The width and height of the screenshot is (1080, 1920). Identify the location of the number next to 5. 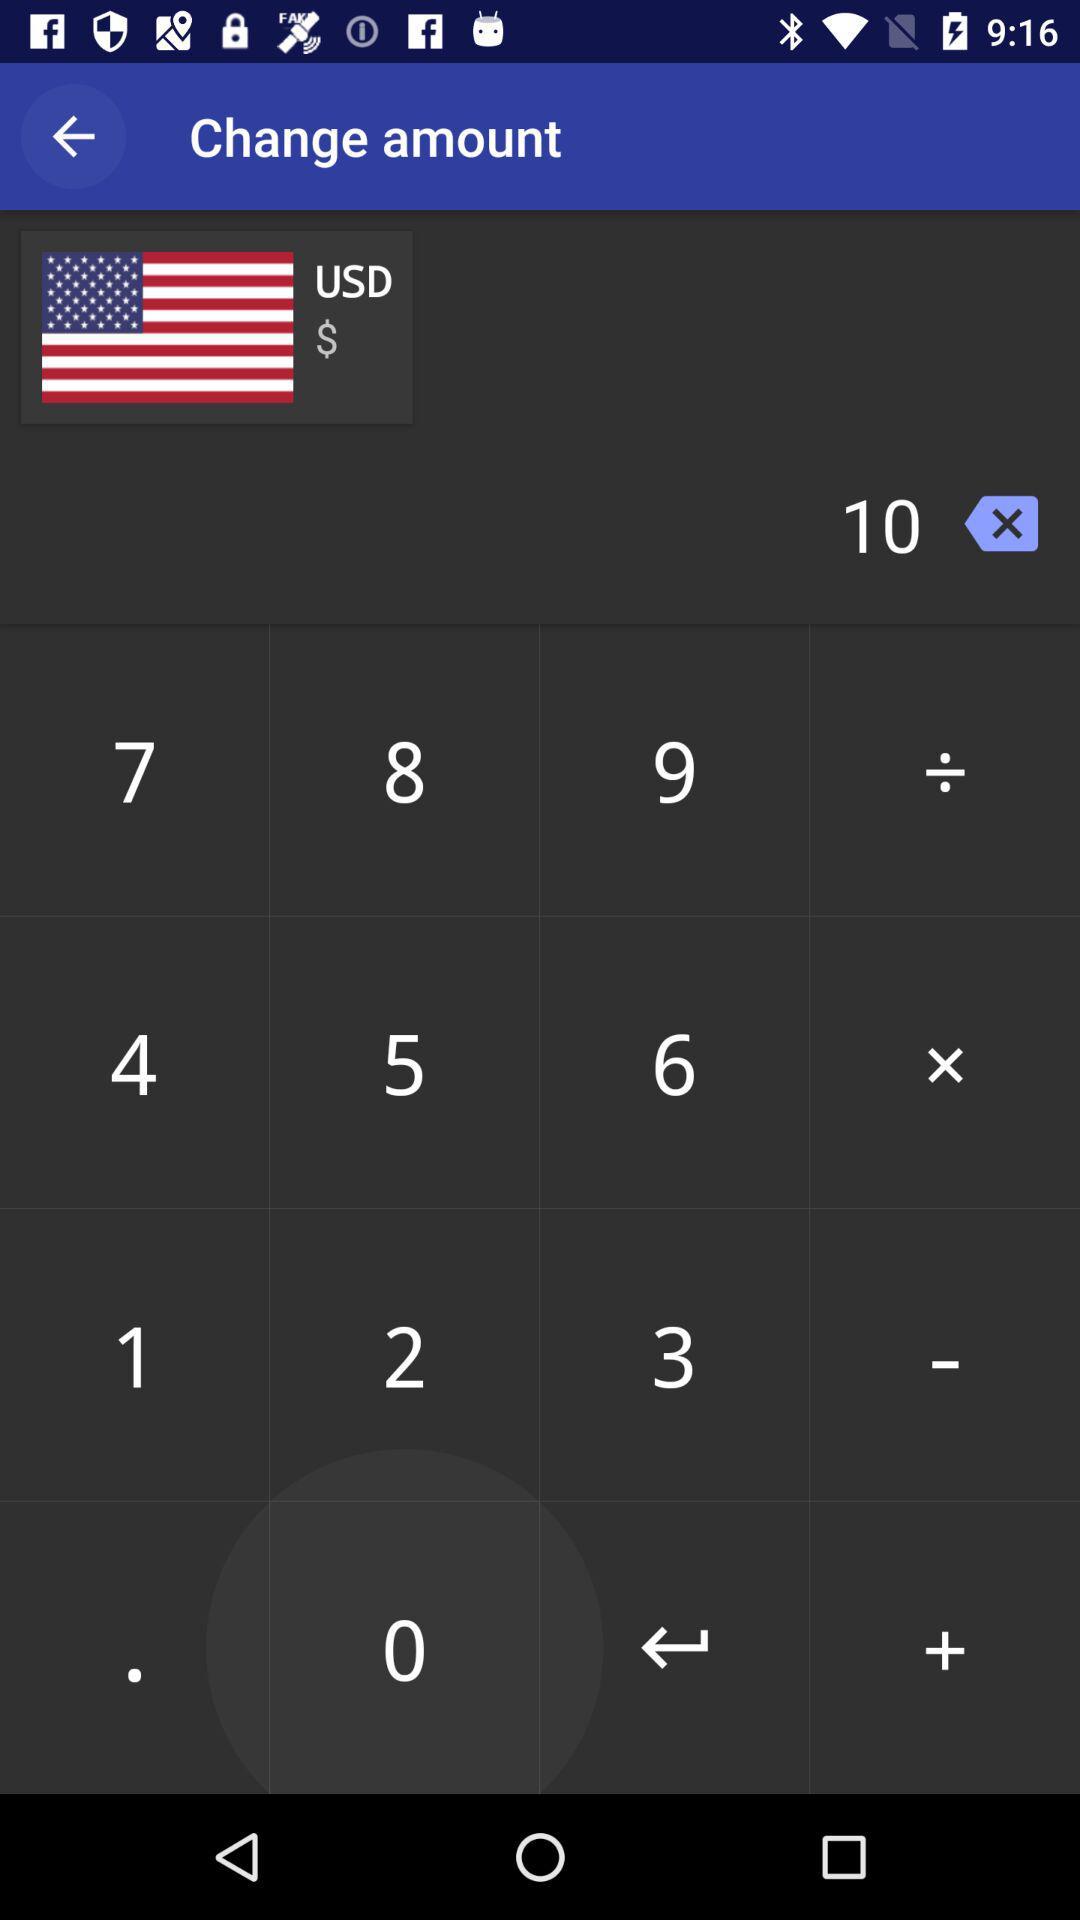
(674, 1061).